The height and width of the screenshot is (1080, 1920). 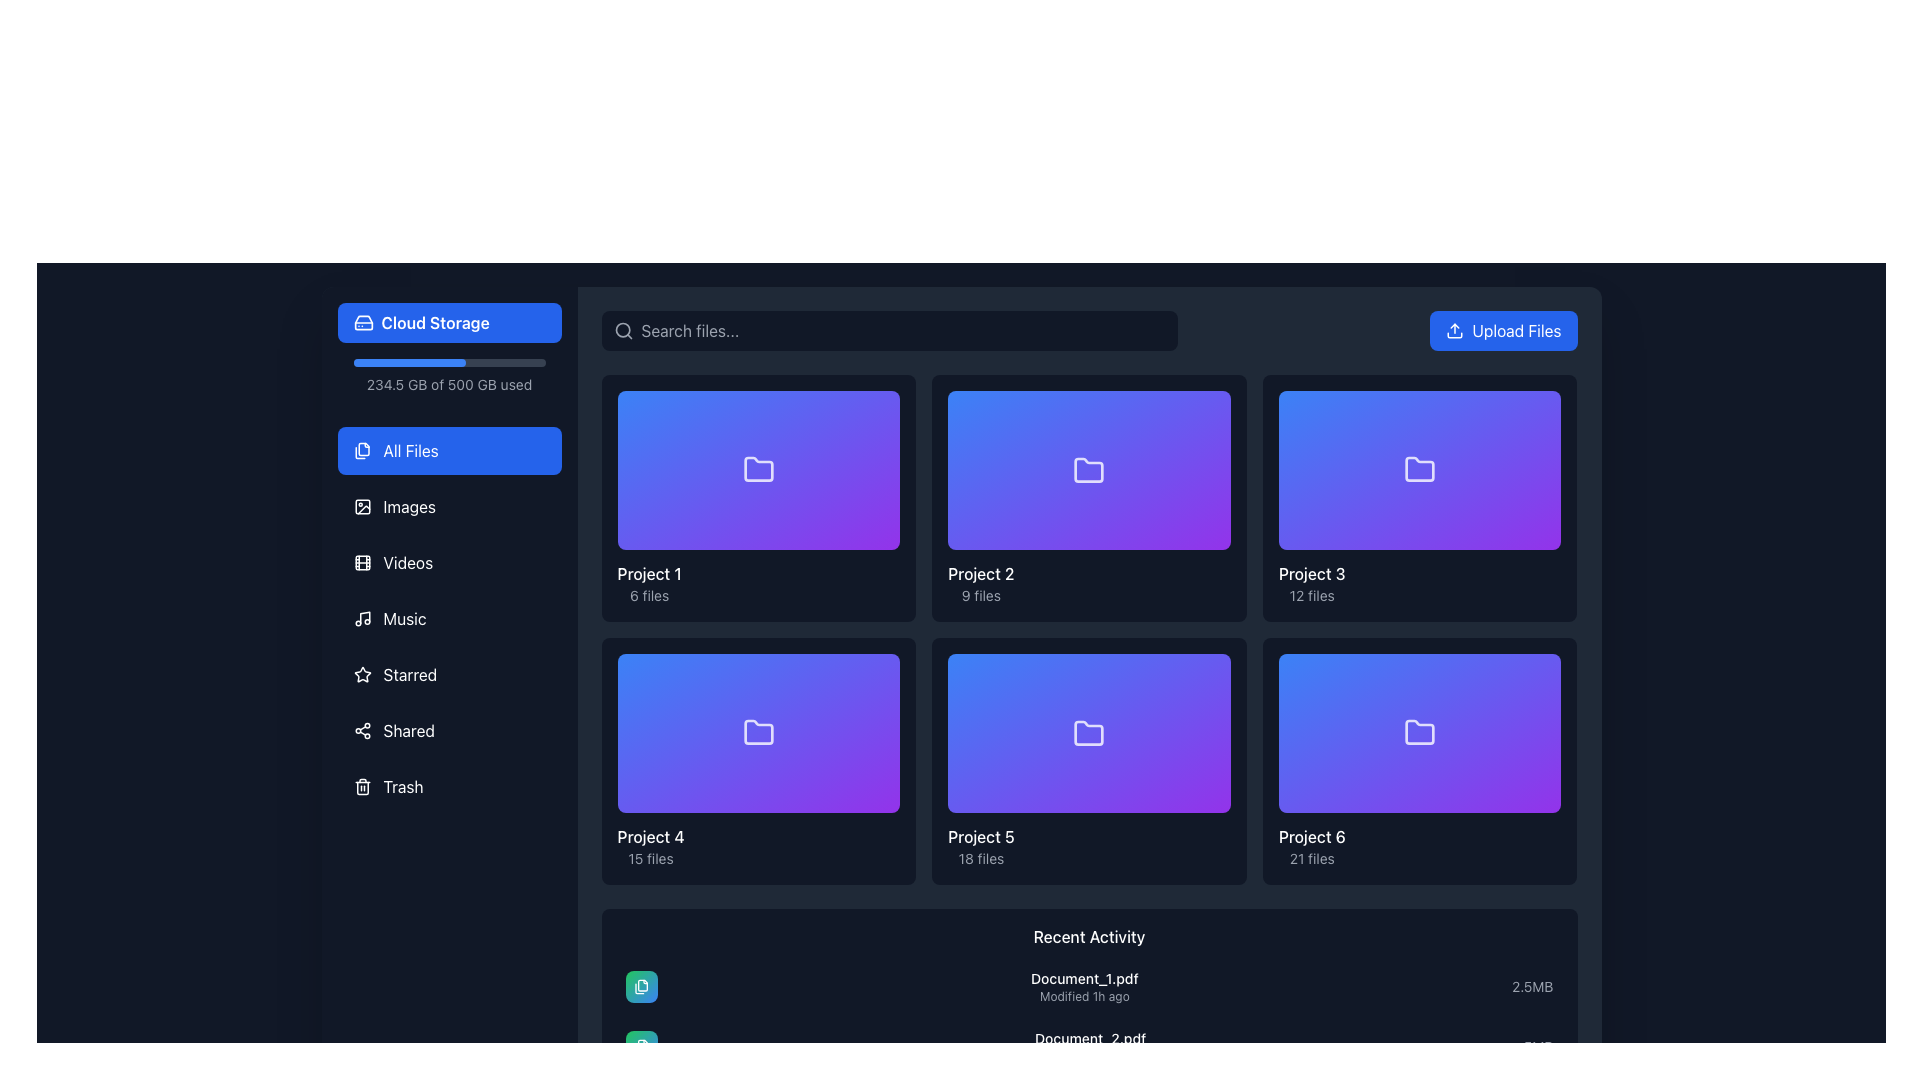 What do you see at coordinates (757, 733) in the screenshot?
I see `properties of the file folder icon representing 'Project 4' located in the center of the fourth grid item on the second row of the file display area` at bounding box center [757, 733].